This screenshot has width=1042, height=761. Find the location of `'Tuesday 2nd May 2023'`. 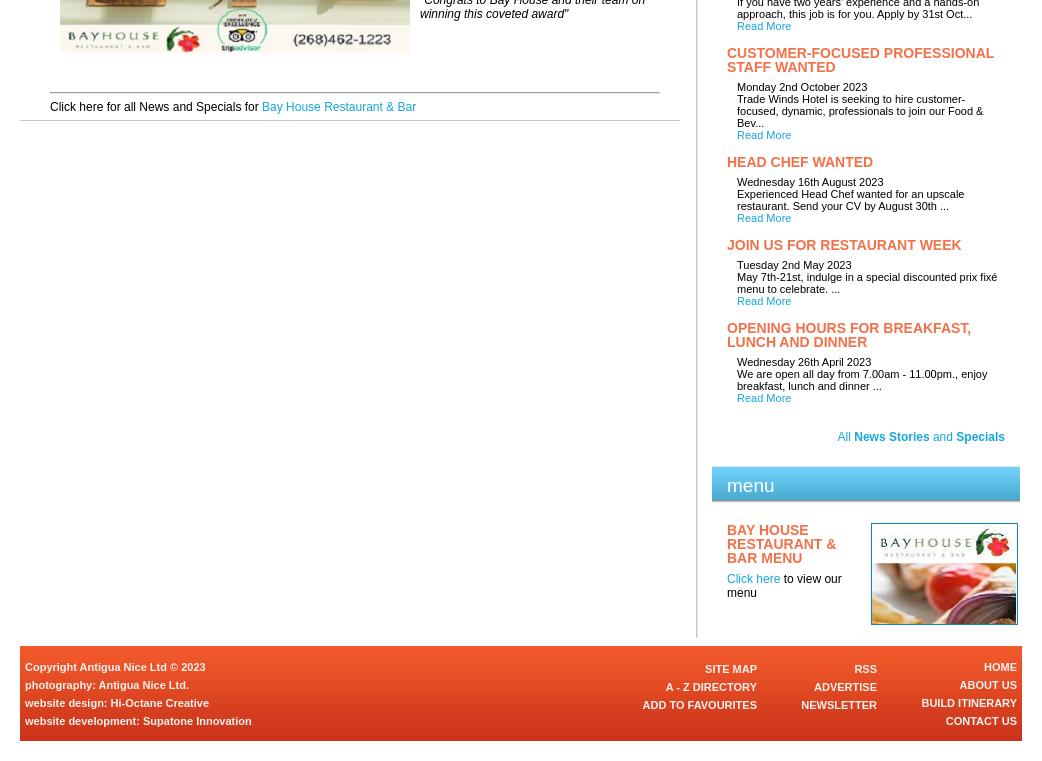

'Tuesday 2nd May 2023' is located at coordinates (794, 264).